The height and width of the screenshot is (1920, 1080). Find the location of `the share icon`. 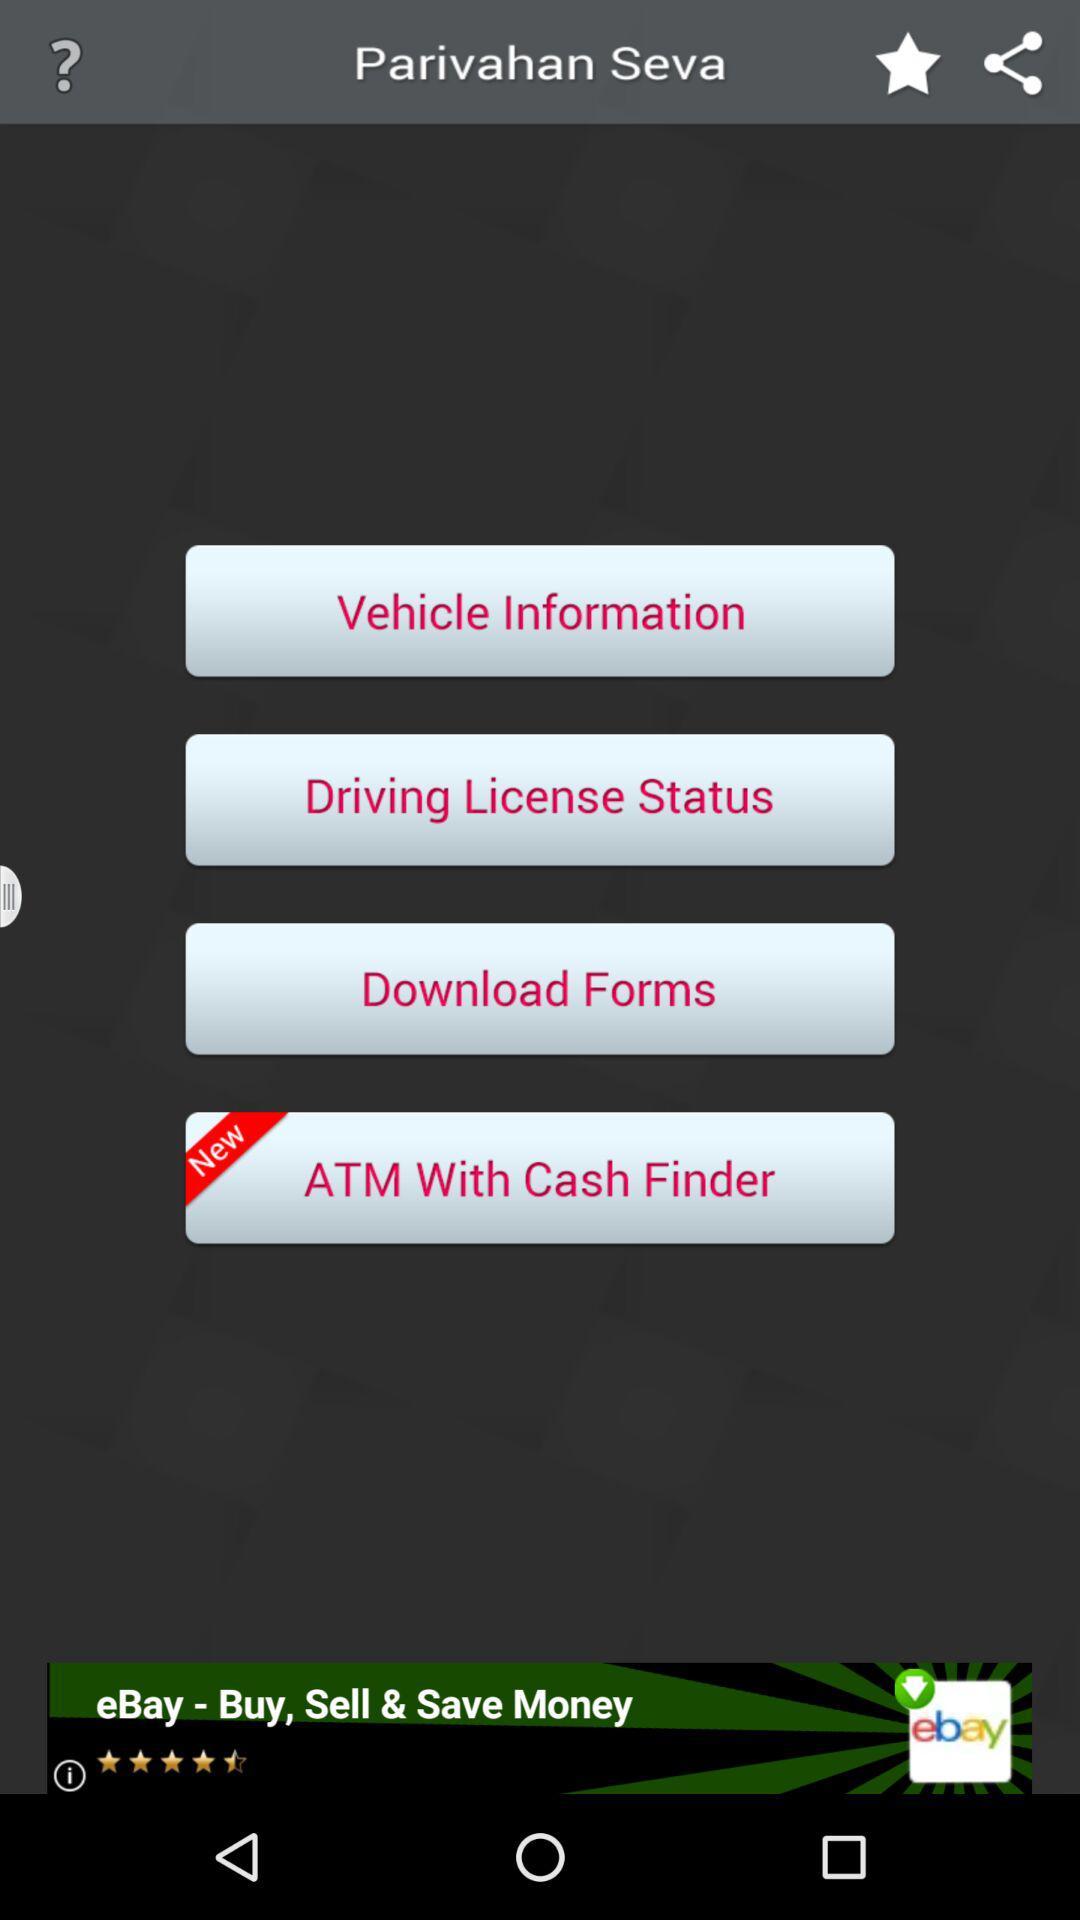

the share icon is located at coordinates (1014, 70).